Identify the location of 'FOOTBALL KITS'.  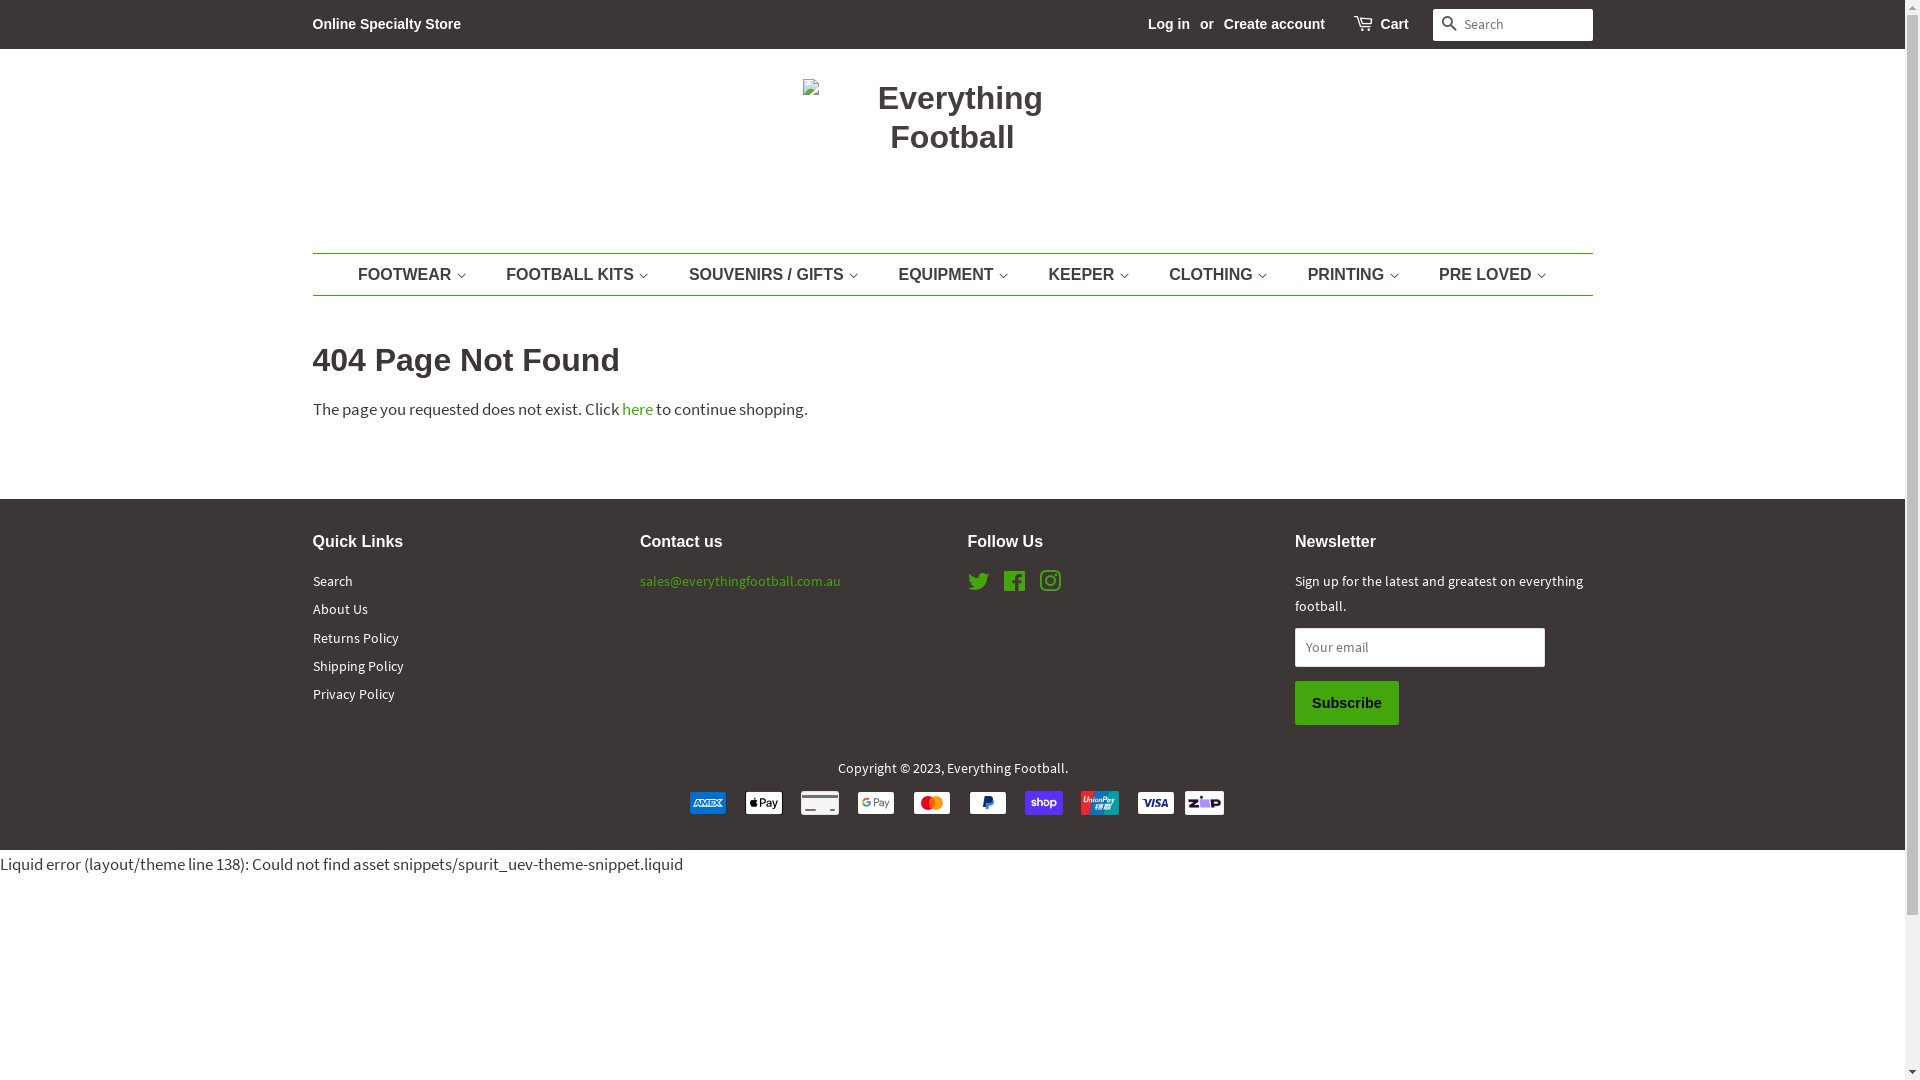
(579, 274).